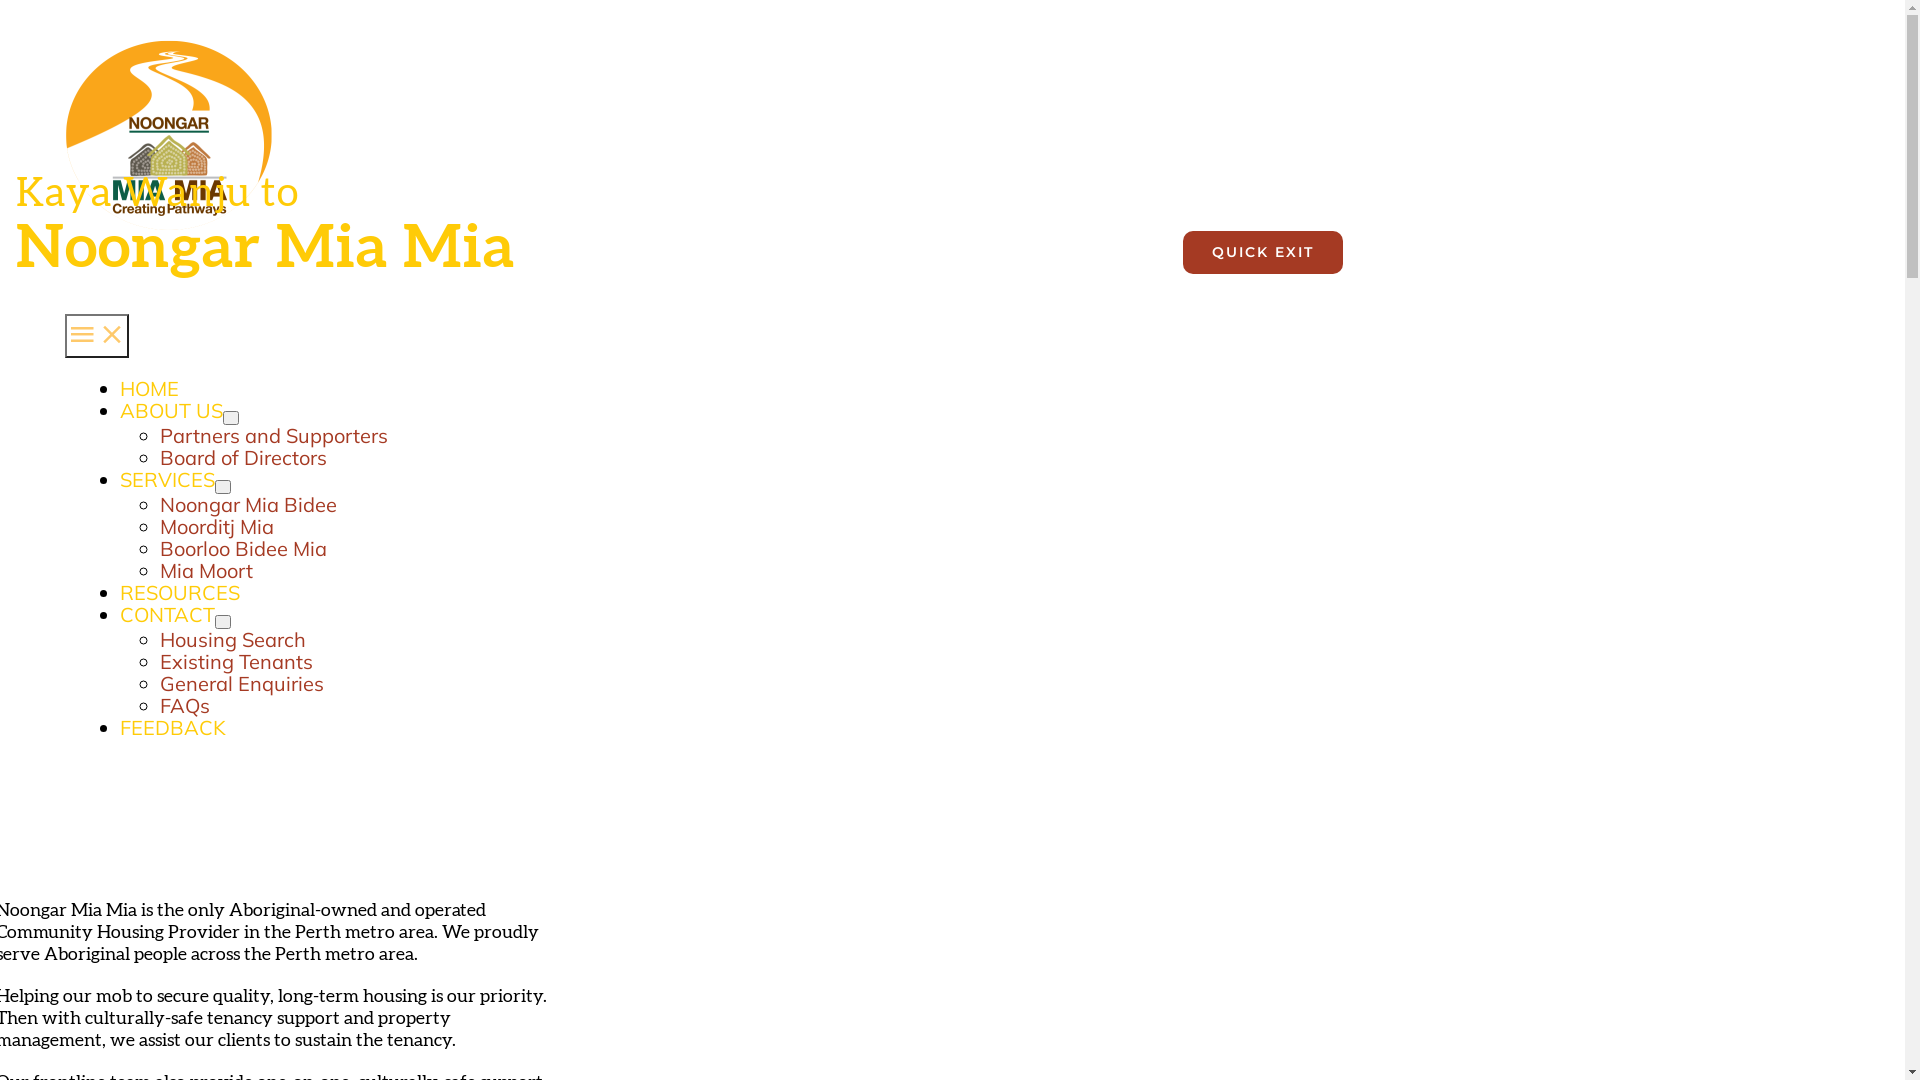 The height and width of the screenshot is (1080, 1920). Describe the element at coordinates (1261, 251) in the screenshot. I see `'QUICK EXIT'` at that location.